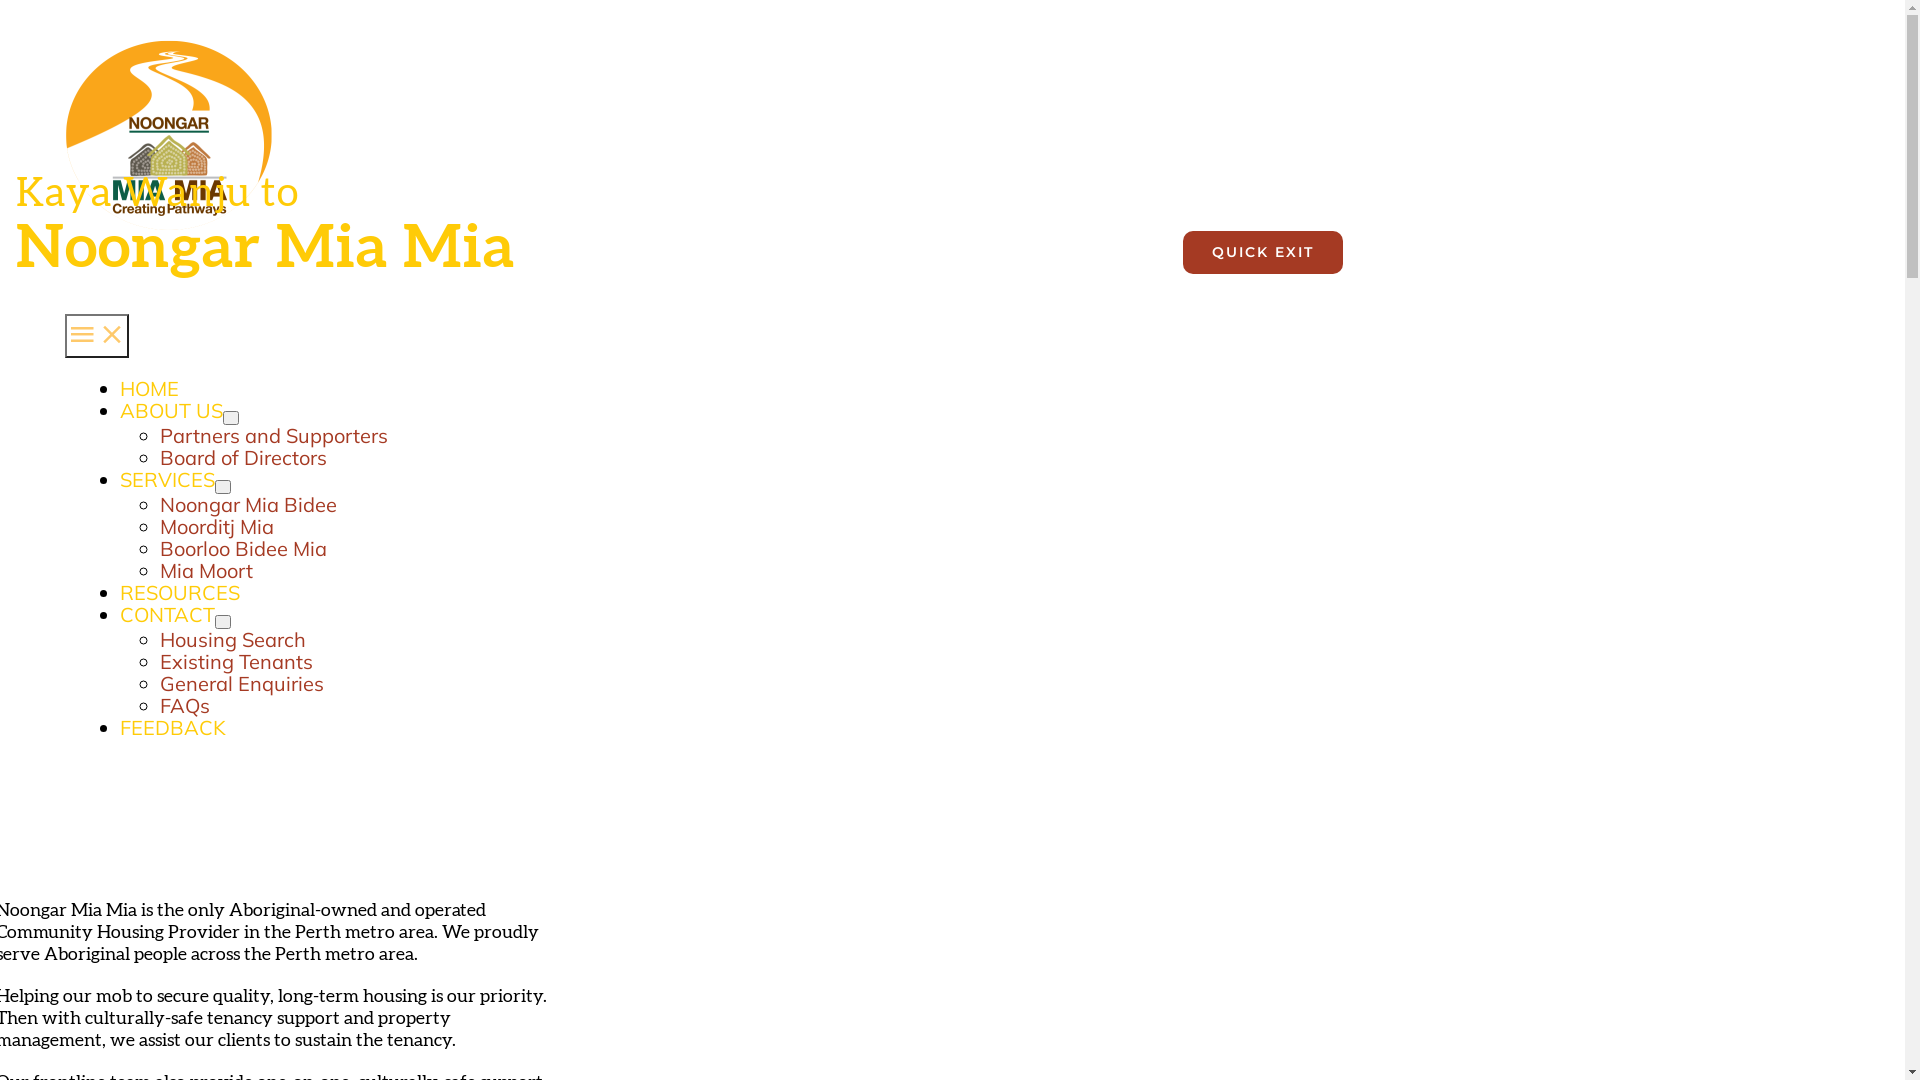 The height and width of the screenshot is (1080, 1920). Describe the element at coordinates (1261, 251) in the screenshot. I see `'QUICK EXIT'` at that location.